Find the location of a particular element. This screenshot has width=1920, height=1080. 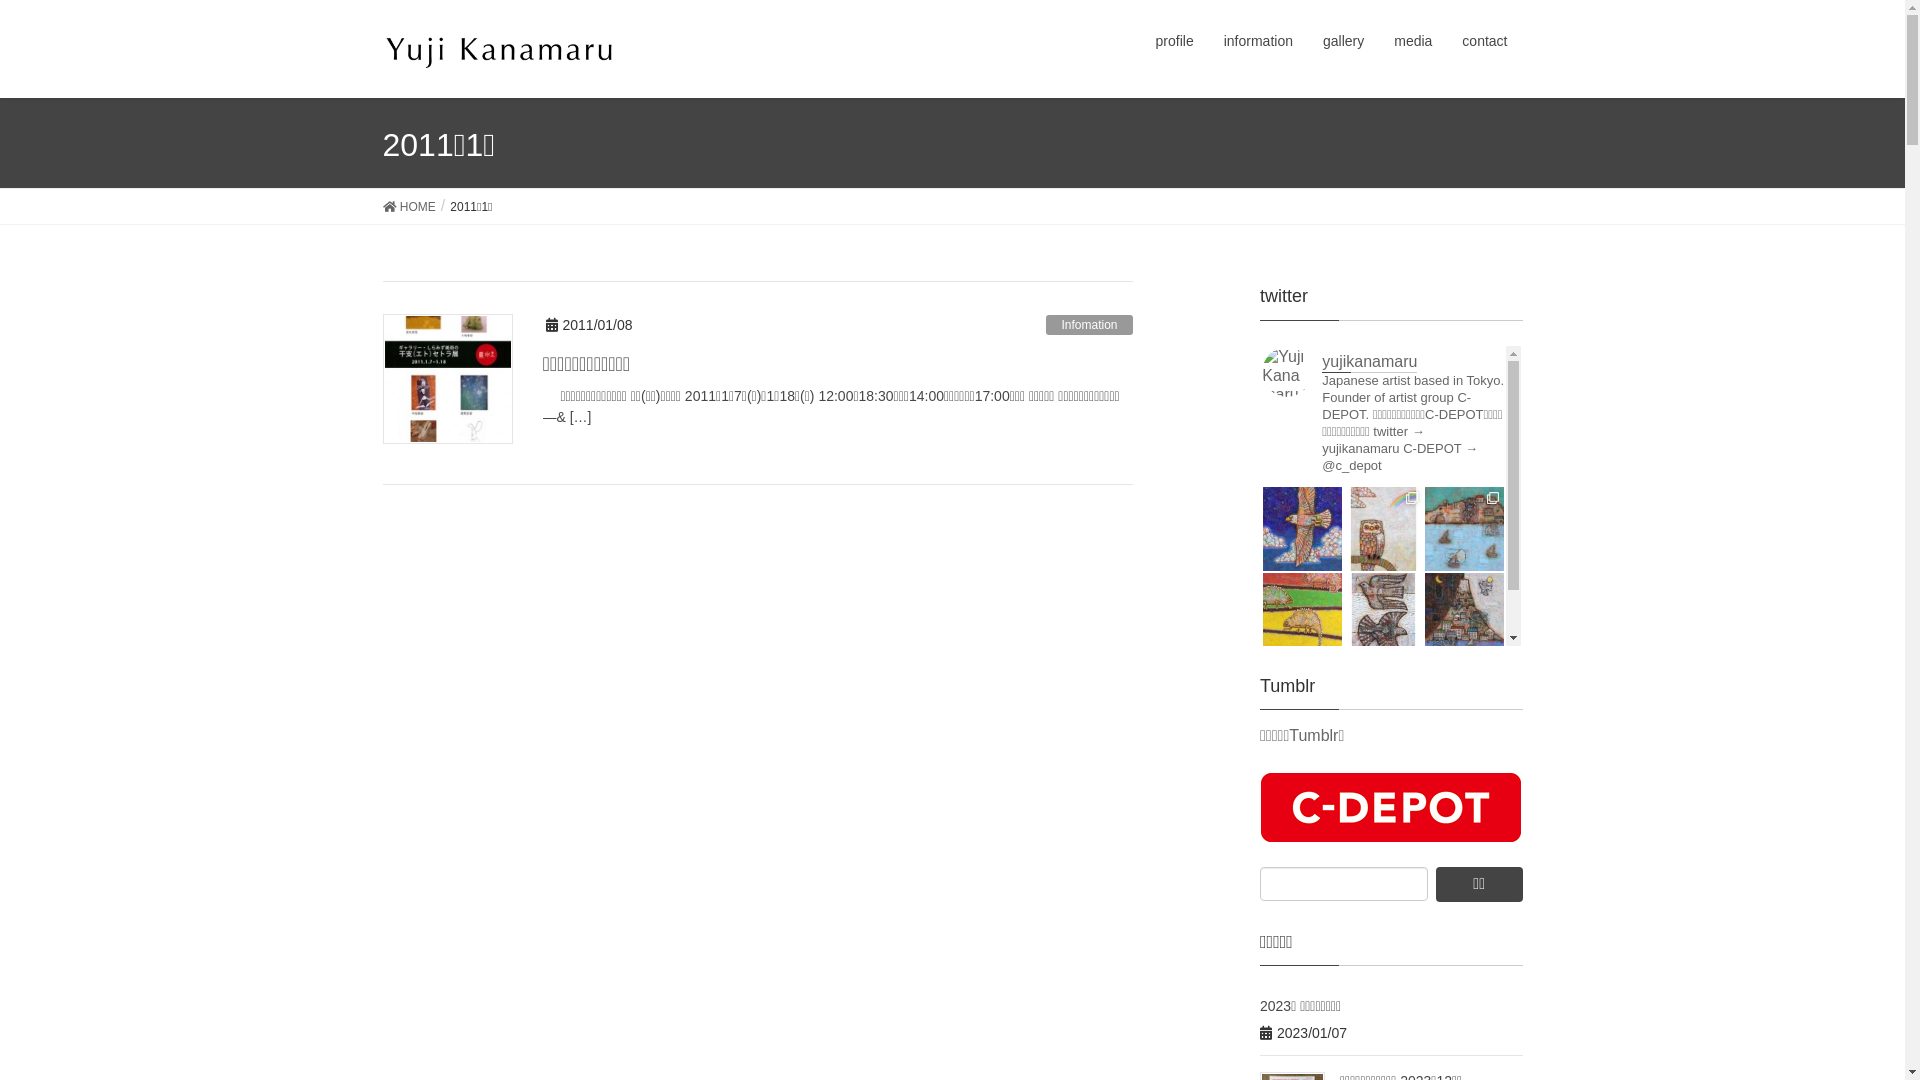

'profile' is located at coordinates (1175, 41).